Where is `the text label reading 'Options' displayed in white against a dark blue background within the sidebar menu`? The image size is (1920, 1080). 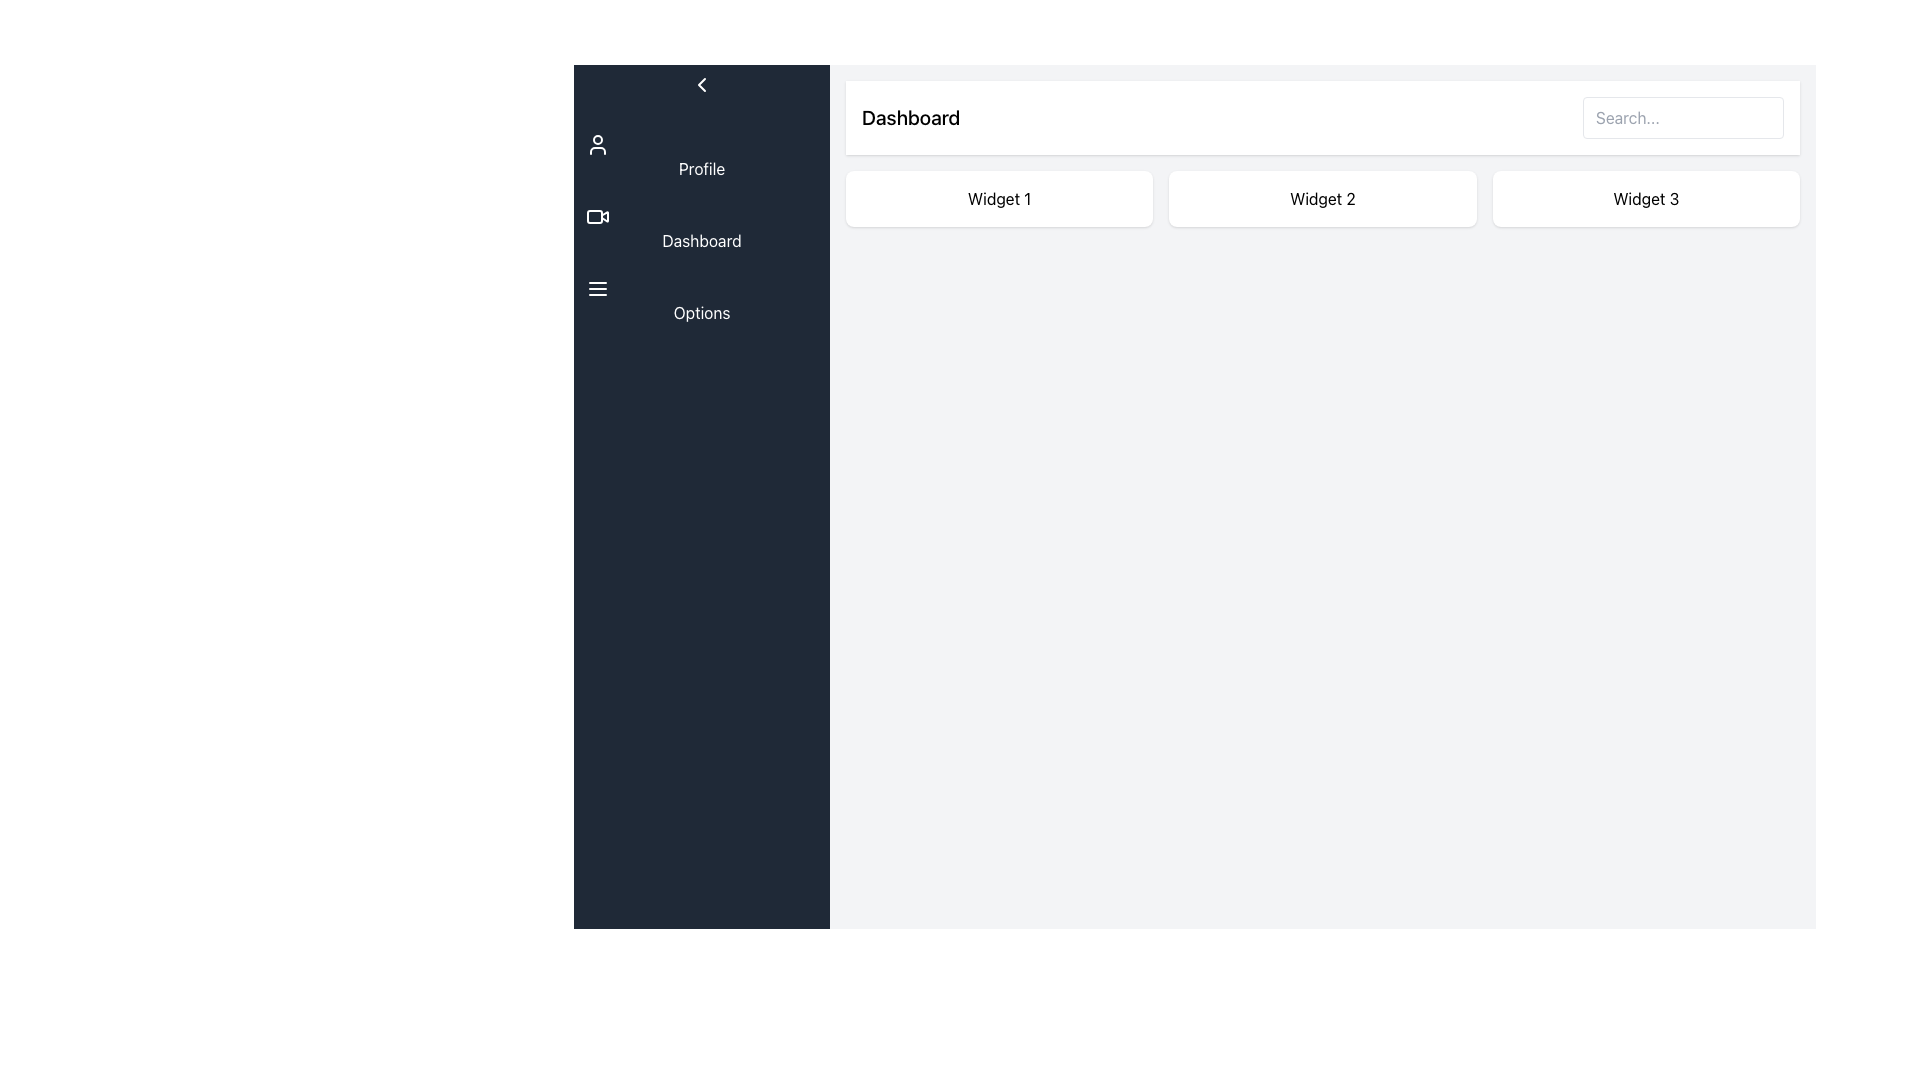
the text label reading 'Options' displayed in white against a dark blue background within the sidebar menu is located at coordinates (701, 312).